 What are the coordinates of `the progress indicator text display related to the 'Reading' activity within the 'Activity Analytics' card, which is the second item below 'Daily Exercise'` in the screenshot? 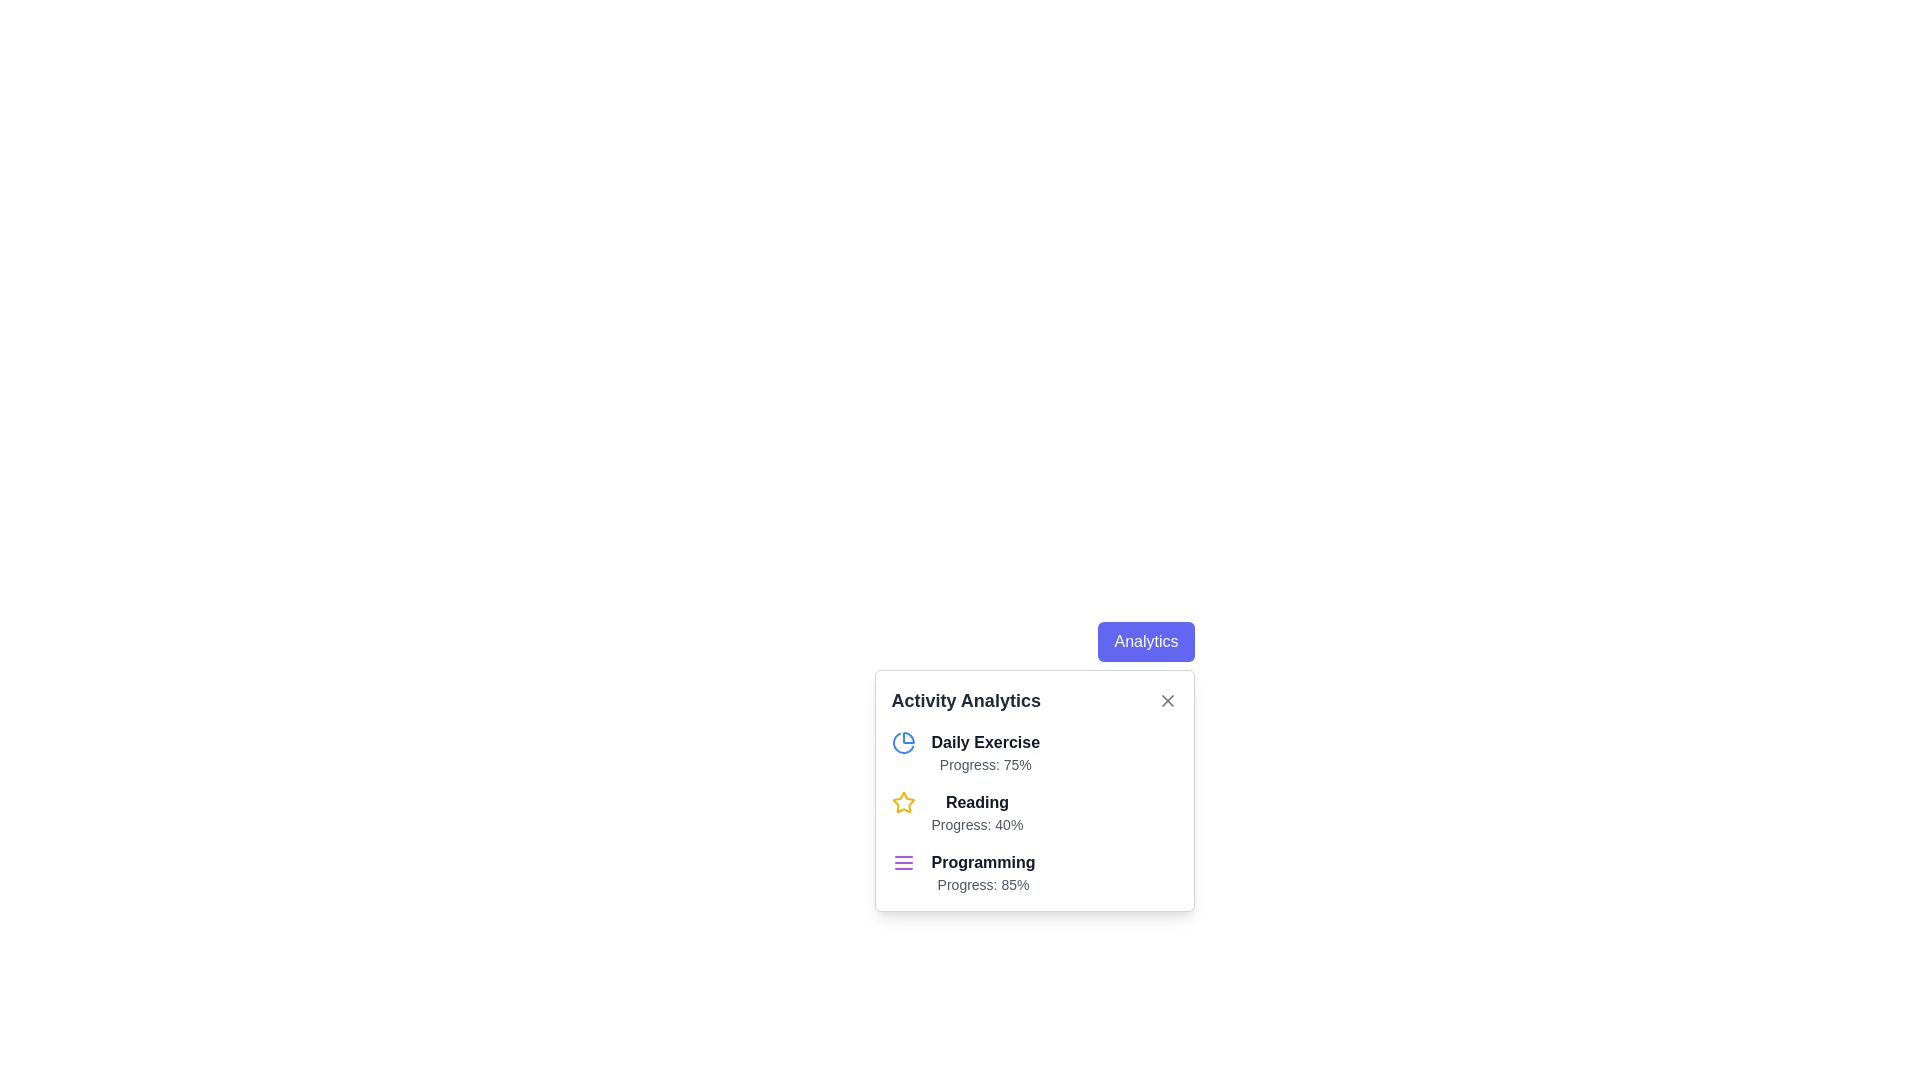 It's located at (977, 813).